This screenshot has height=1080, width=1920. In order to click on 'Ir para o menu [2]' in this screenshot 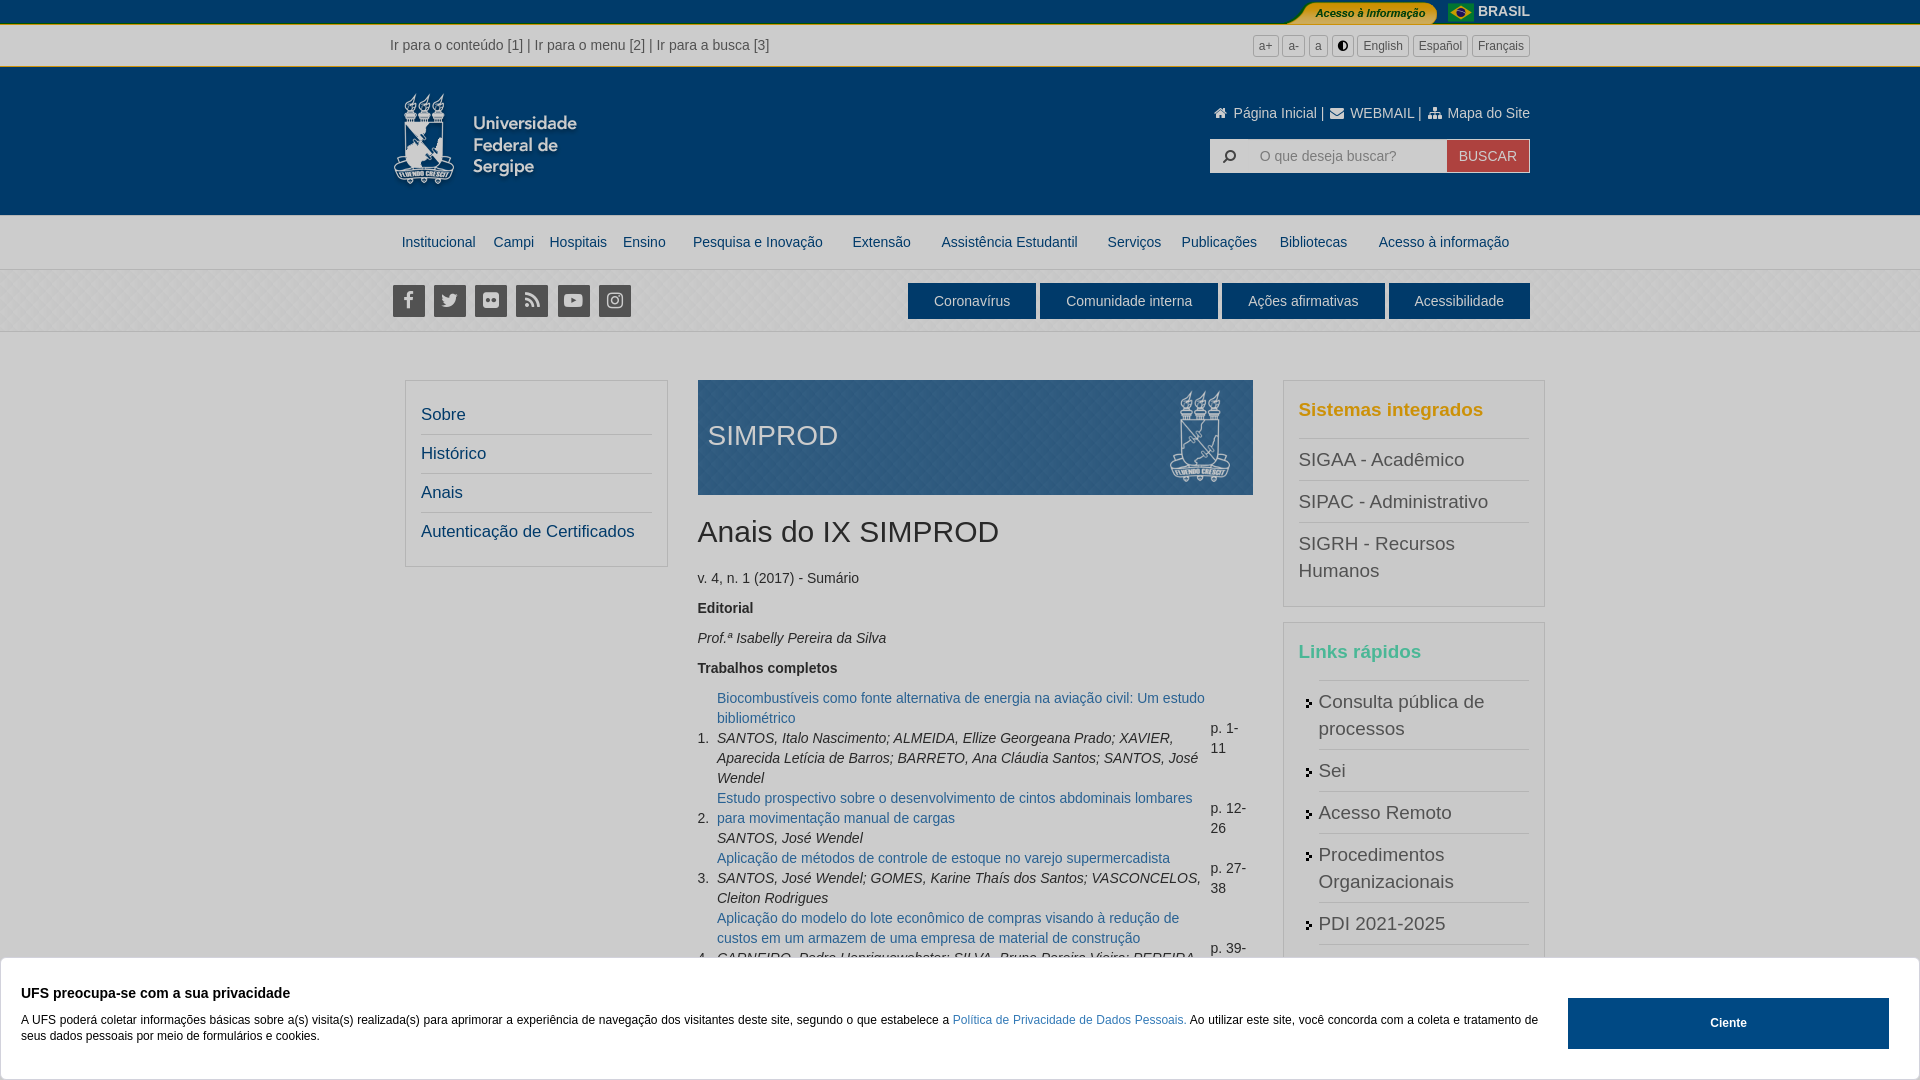, I will do `click(534, 45)`.